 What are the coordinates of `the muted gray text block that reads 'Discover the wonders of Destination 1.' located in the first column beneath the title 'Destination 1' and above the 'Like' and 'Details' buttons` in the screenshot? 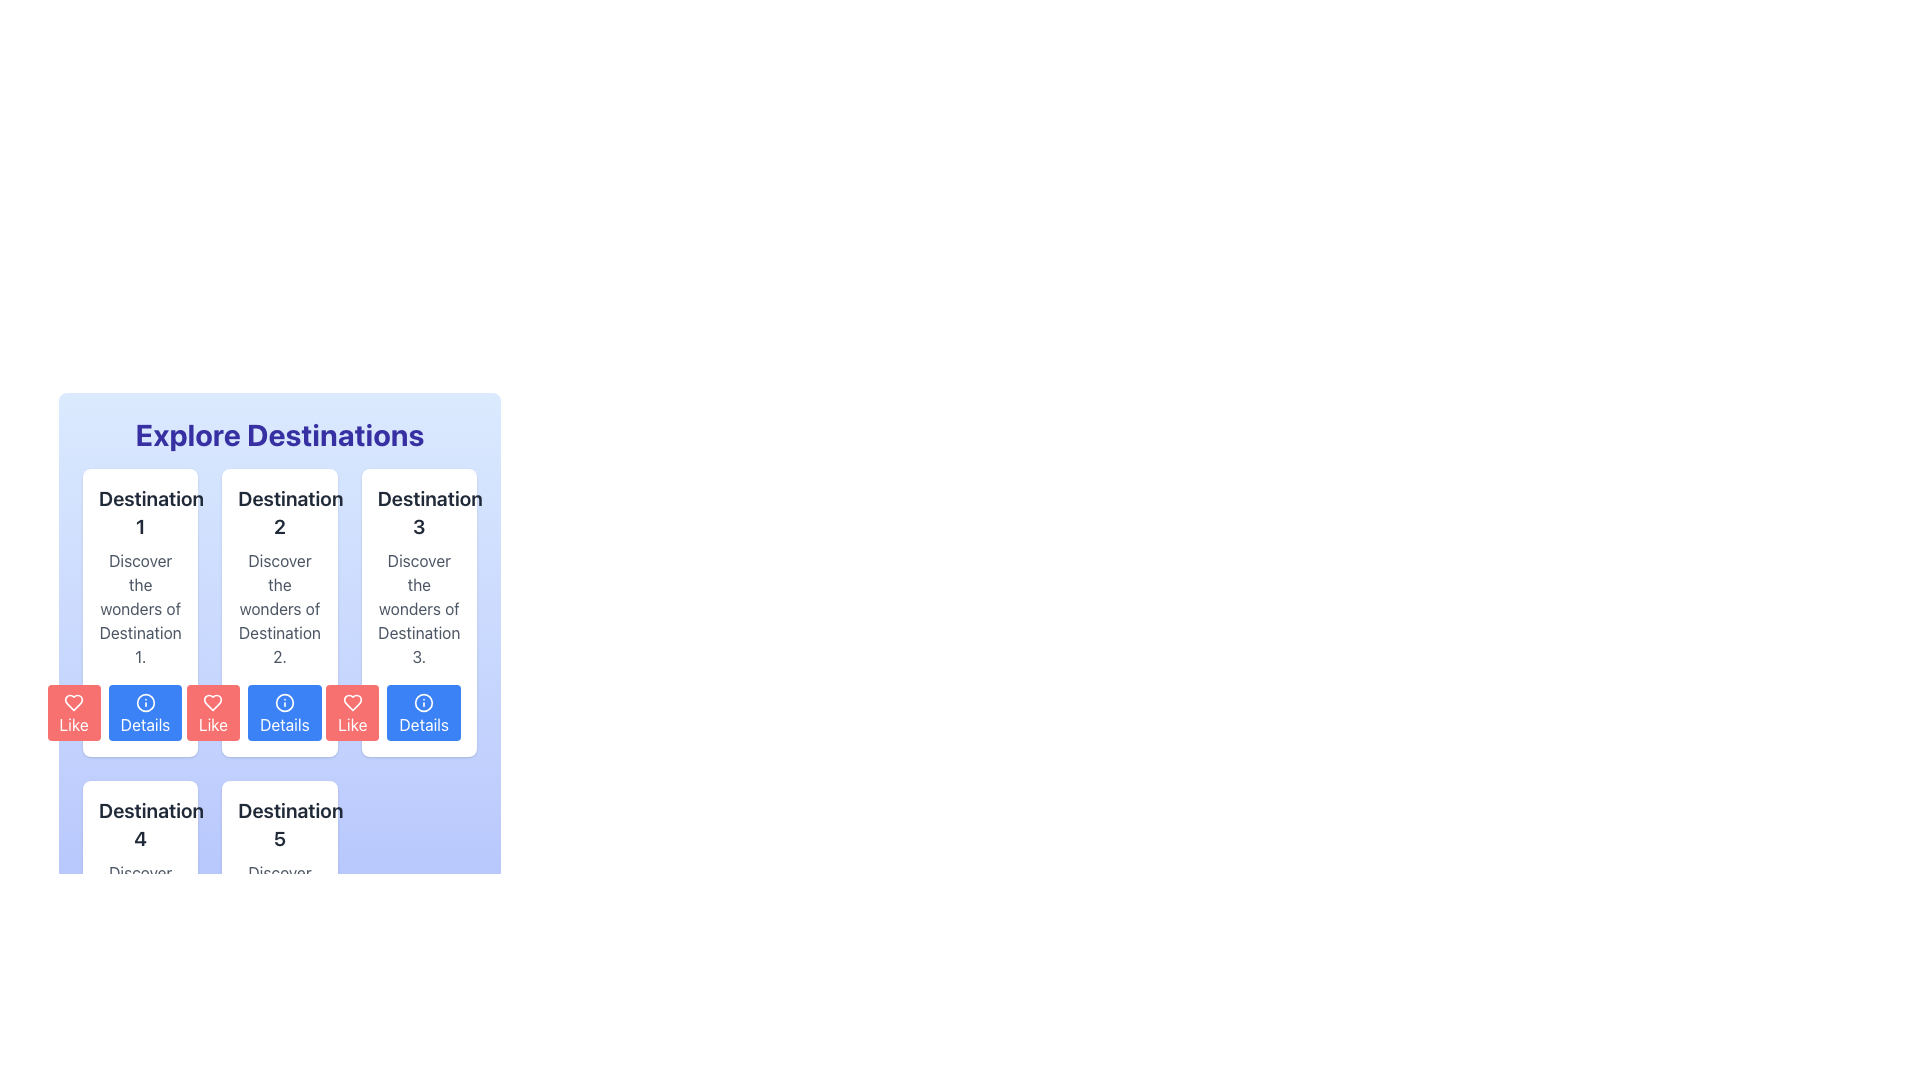 It's located at (139, 608).